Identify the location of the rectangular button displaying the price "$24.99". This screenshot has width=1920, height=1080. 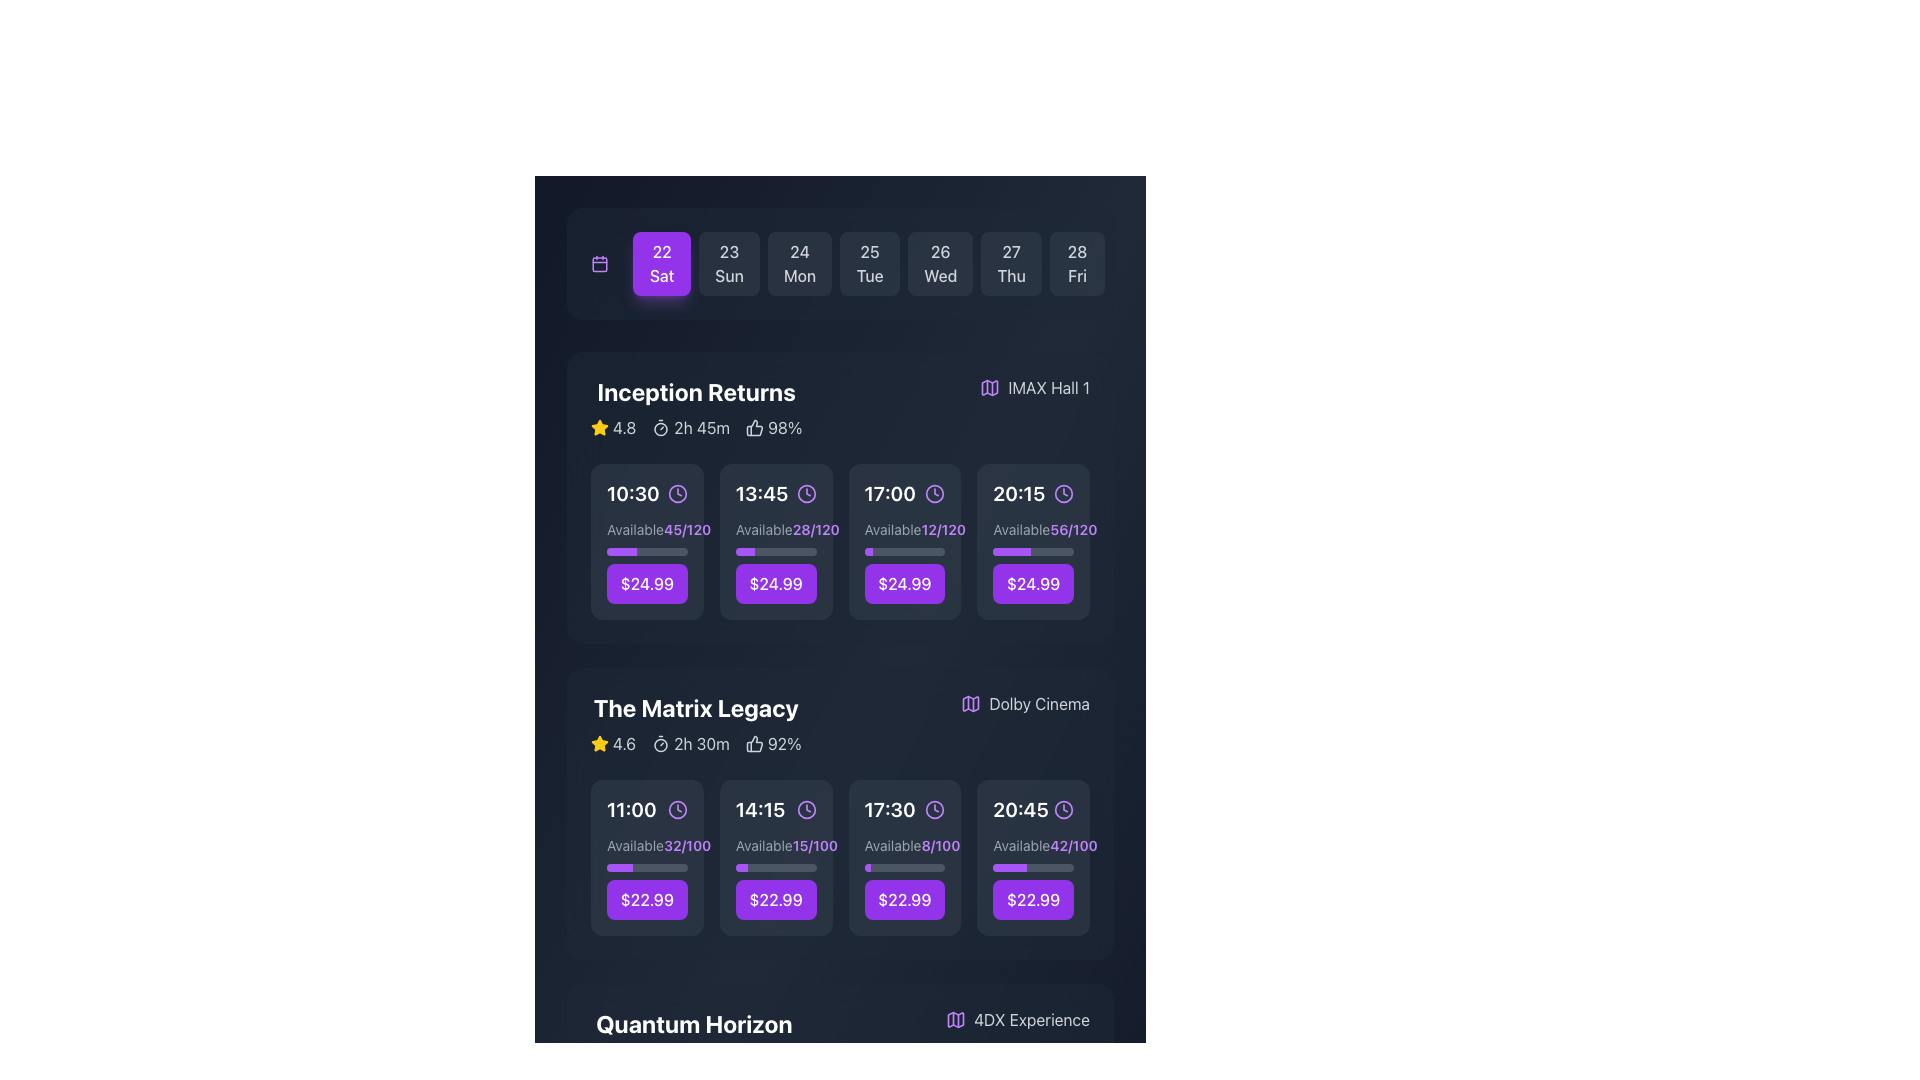
(775, 583).